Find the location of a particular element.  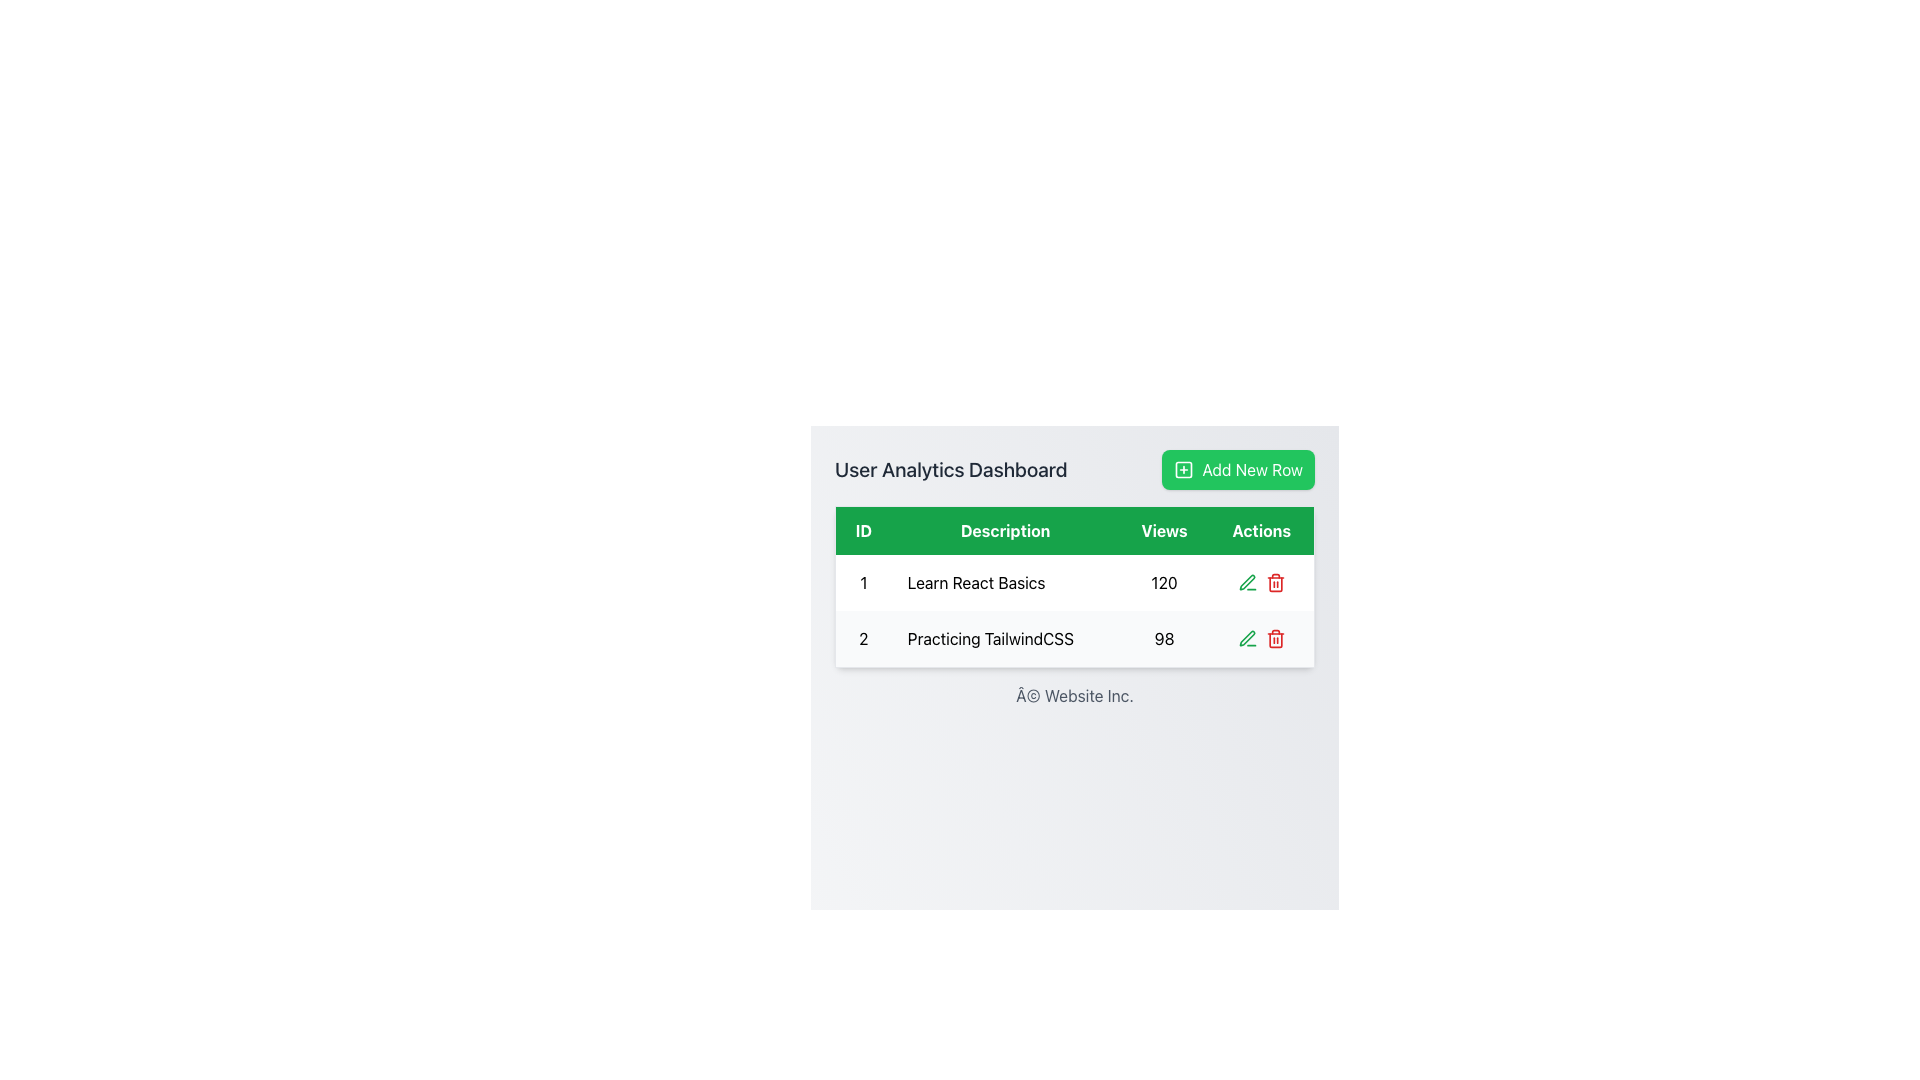

the Static Text displaying 'Â© Website Inc.' which is centered horizontally near the bottom of the page is located at coordinates (1074, 694).